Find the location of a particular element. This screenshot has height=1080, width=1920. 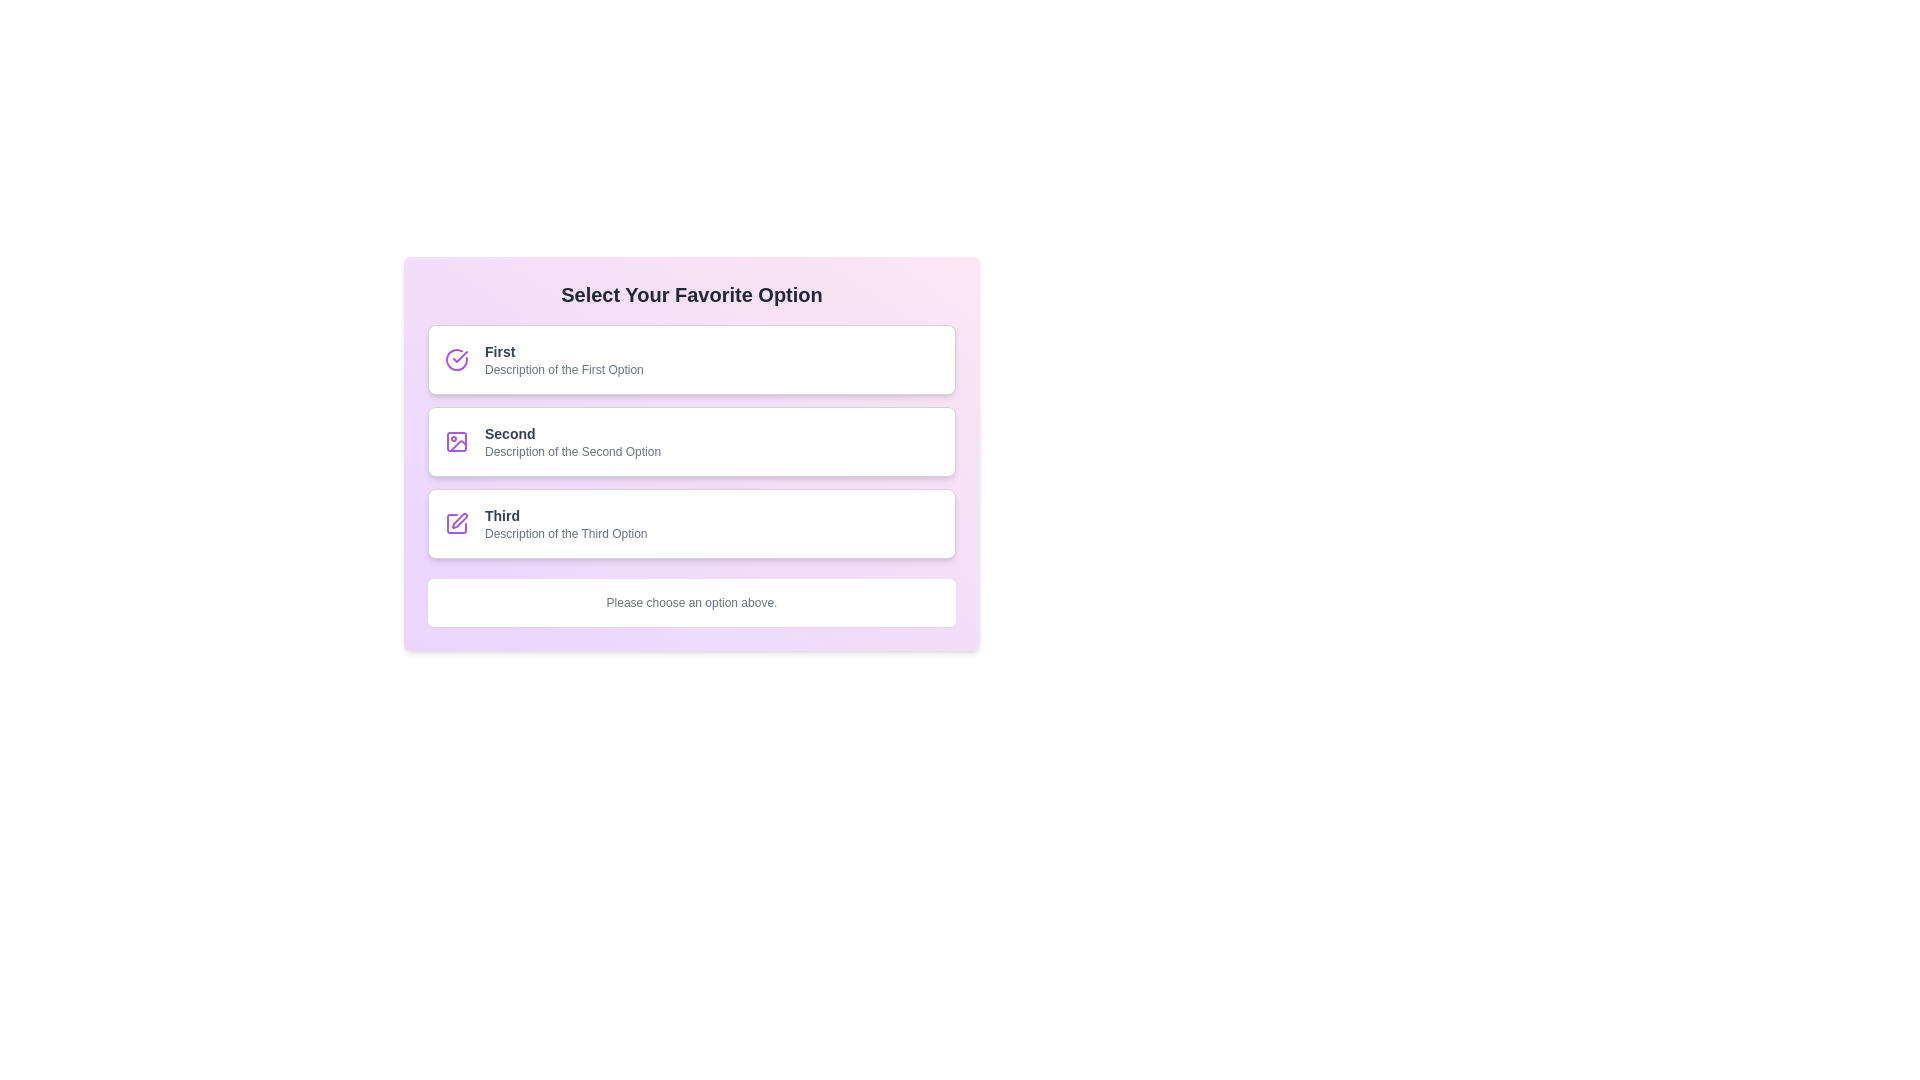

the interactive option box is located at coordinates (691, 454).